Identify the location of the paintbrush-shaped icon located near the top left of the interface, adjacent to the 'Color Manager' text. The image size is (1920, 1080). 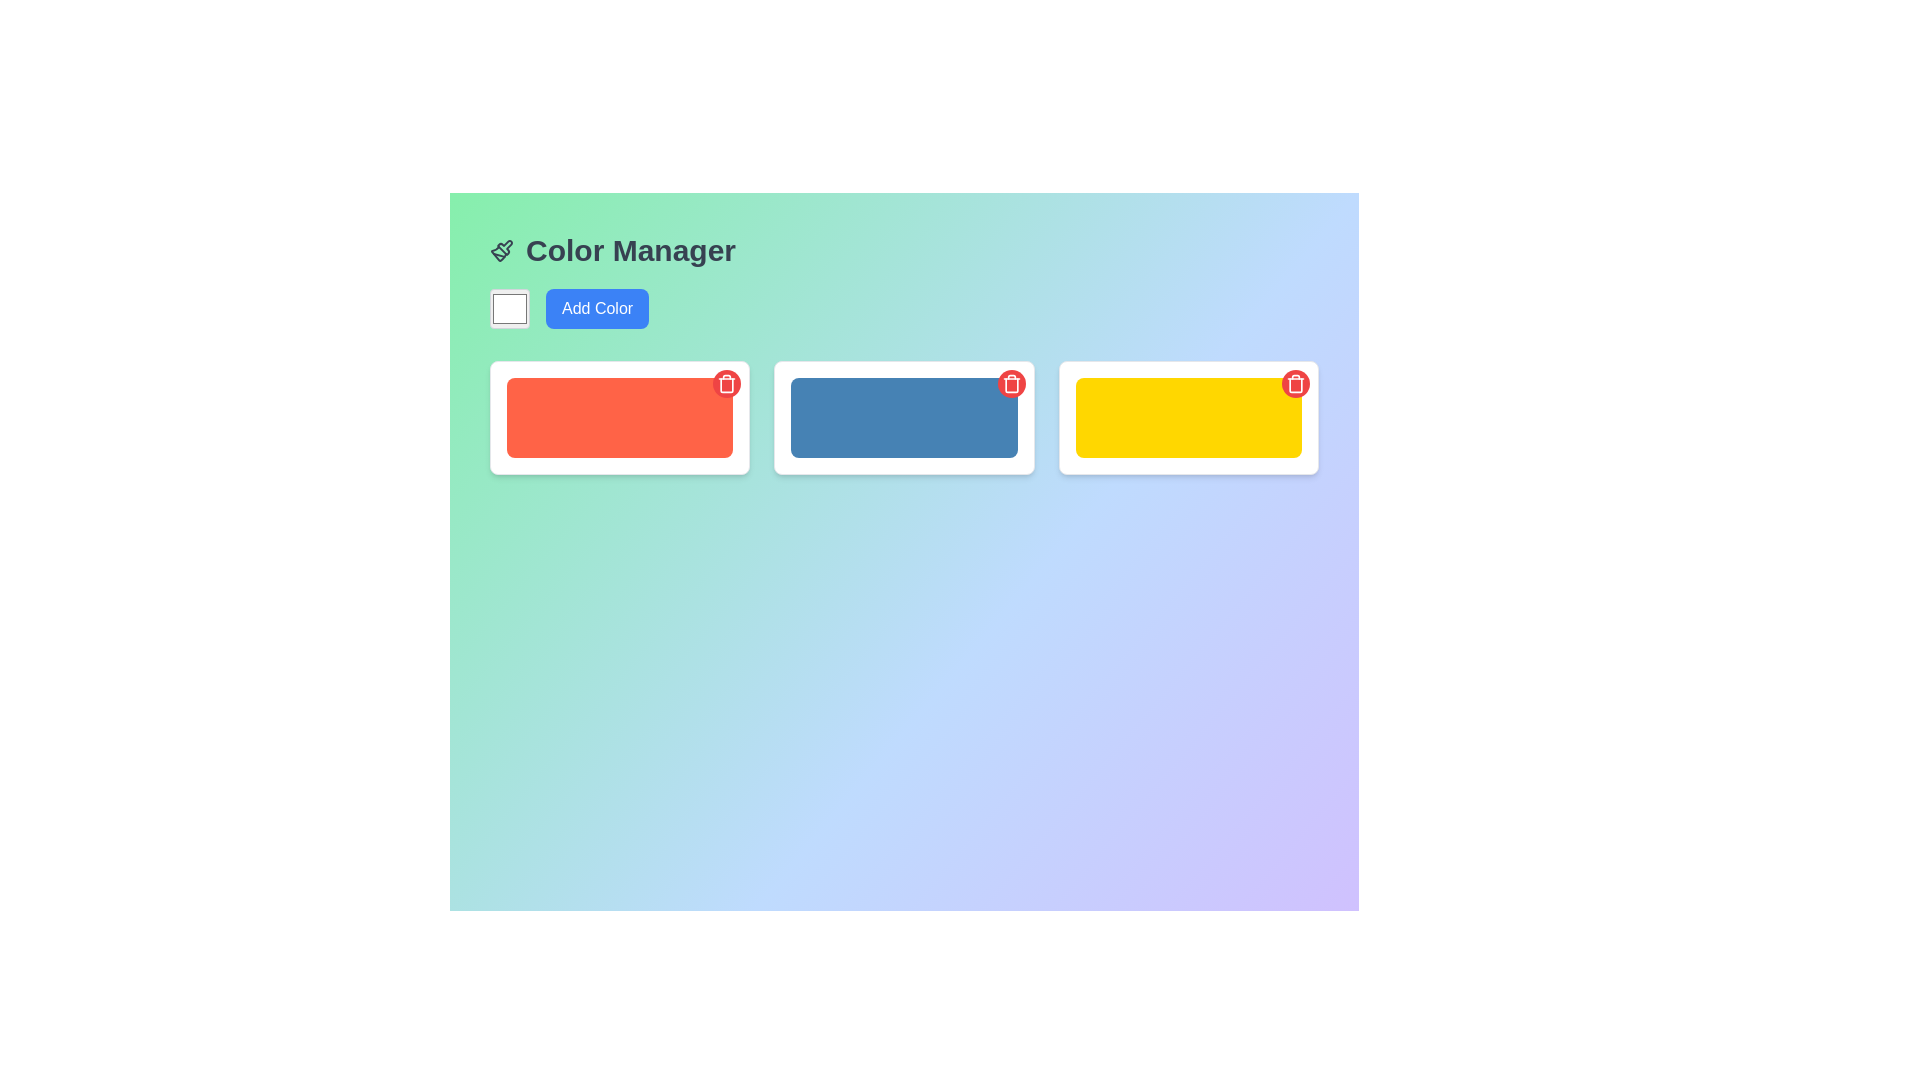
(505, 246).